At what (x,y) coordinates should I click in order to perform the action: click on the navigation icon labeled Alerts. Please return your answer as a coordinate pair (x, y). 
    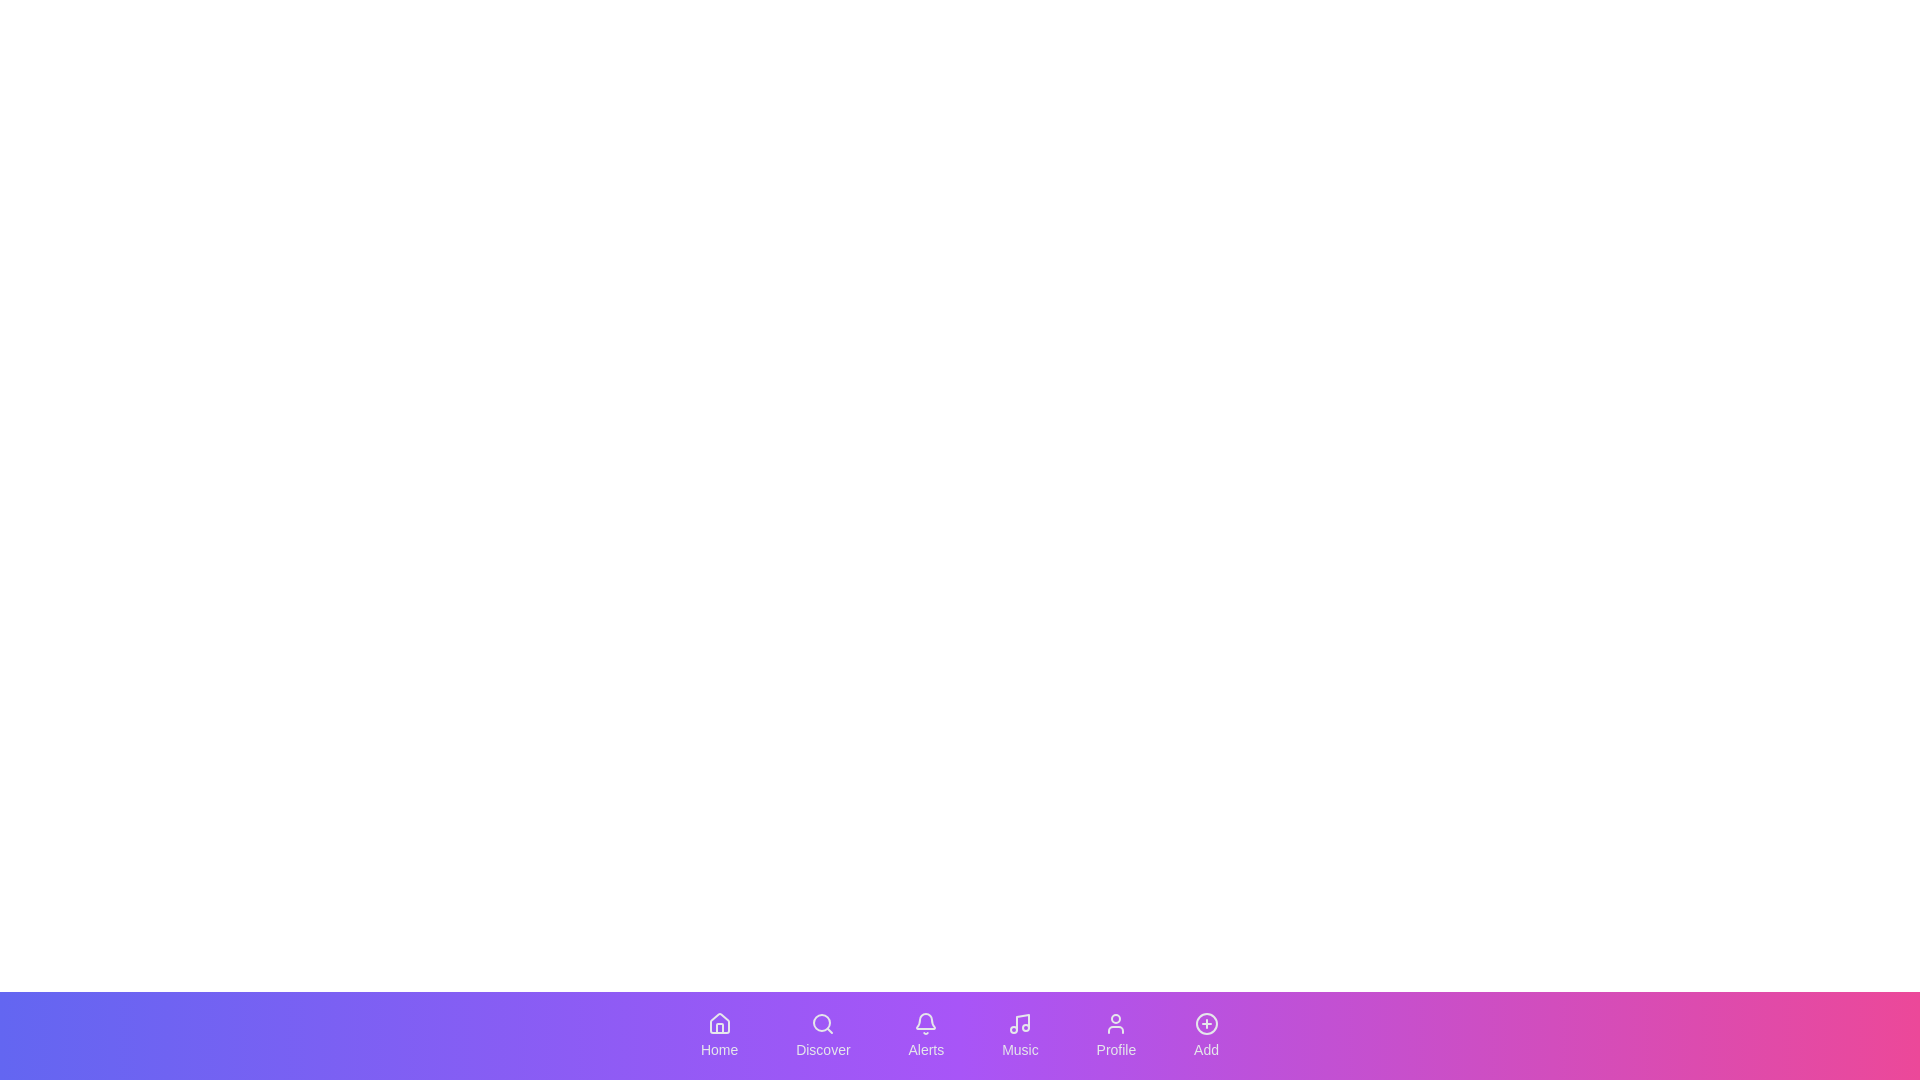
    Looking at the image, I should click on (925, 1035).